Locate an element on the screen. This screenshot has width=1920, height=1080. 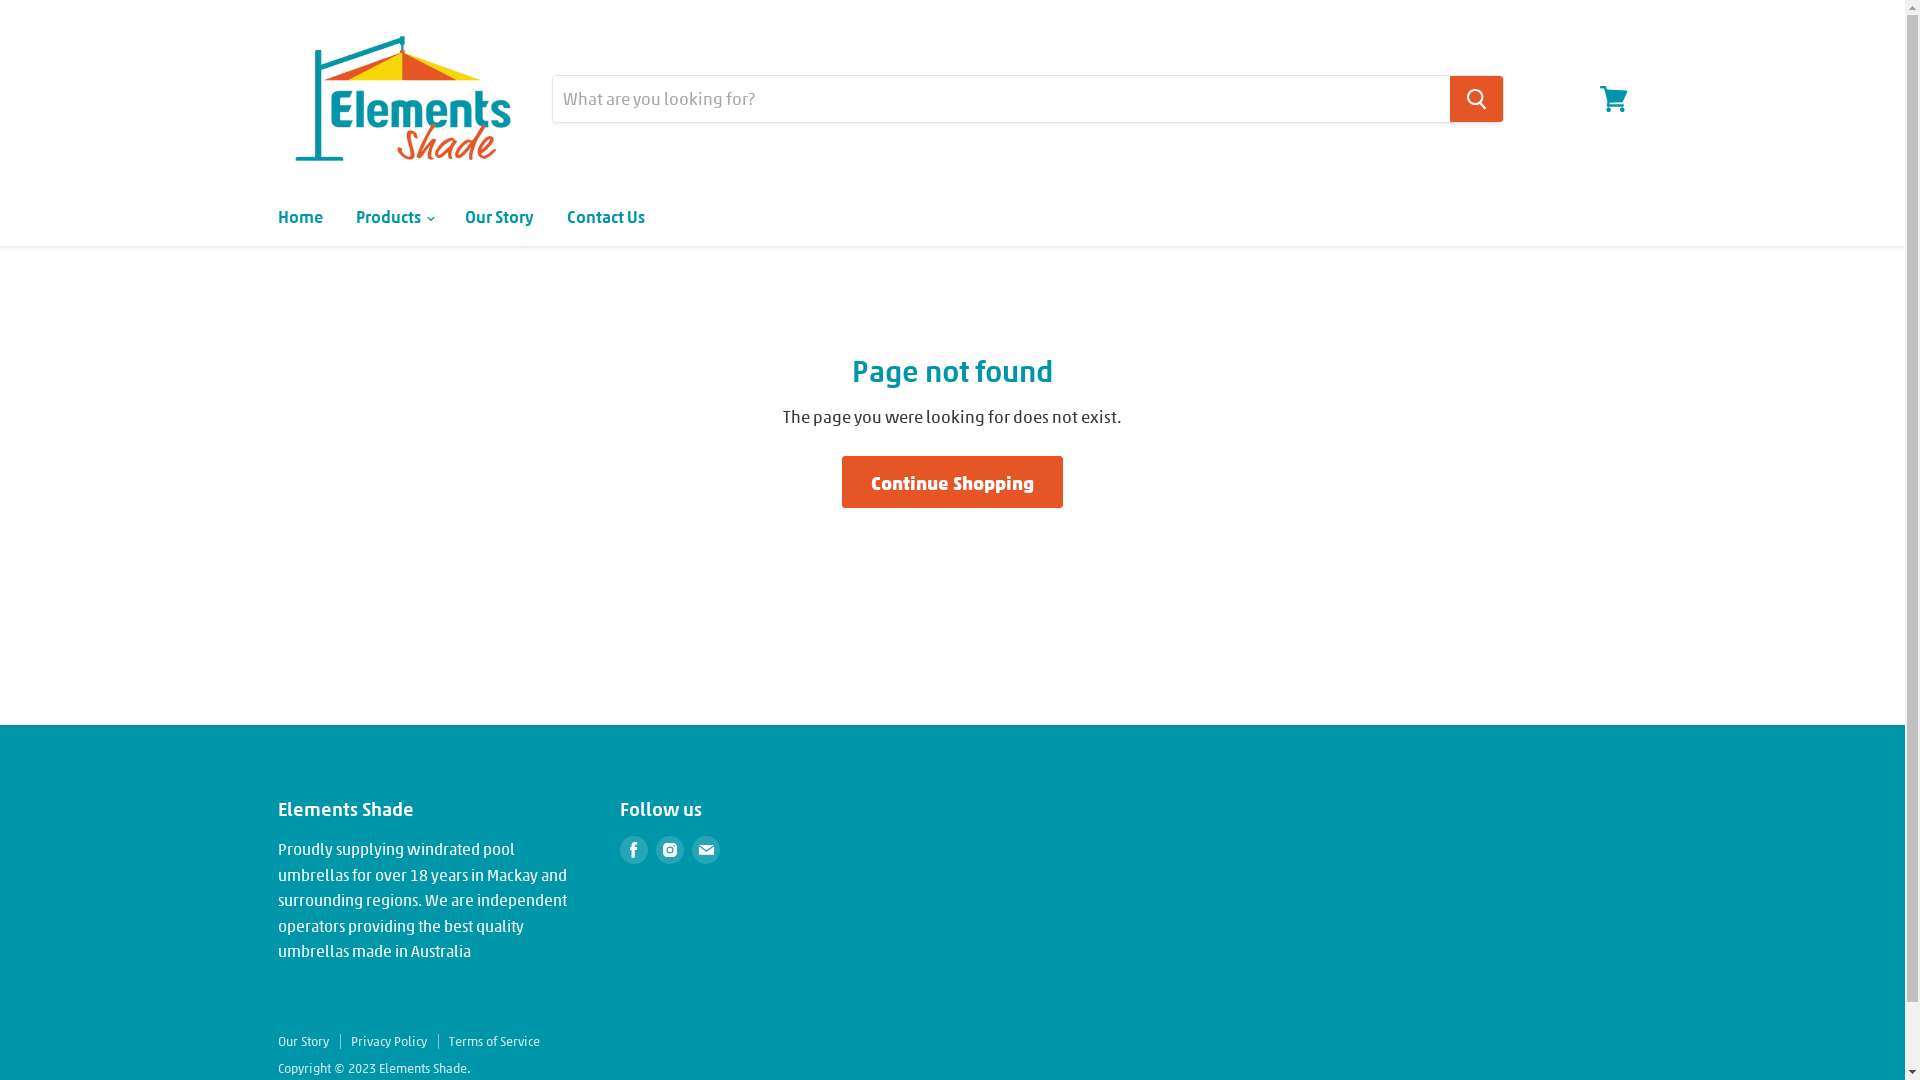
'Products' is located at coordinates (393, 216).